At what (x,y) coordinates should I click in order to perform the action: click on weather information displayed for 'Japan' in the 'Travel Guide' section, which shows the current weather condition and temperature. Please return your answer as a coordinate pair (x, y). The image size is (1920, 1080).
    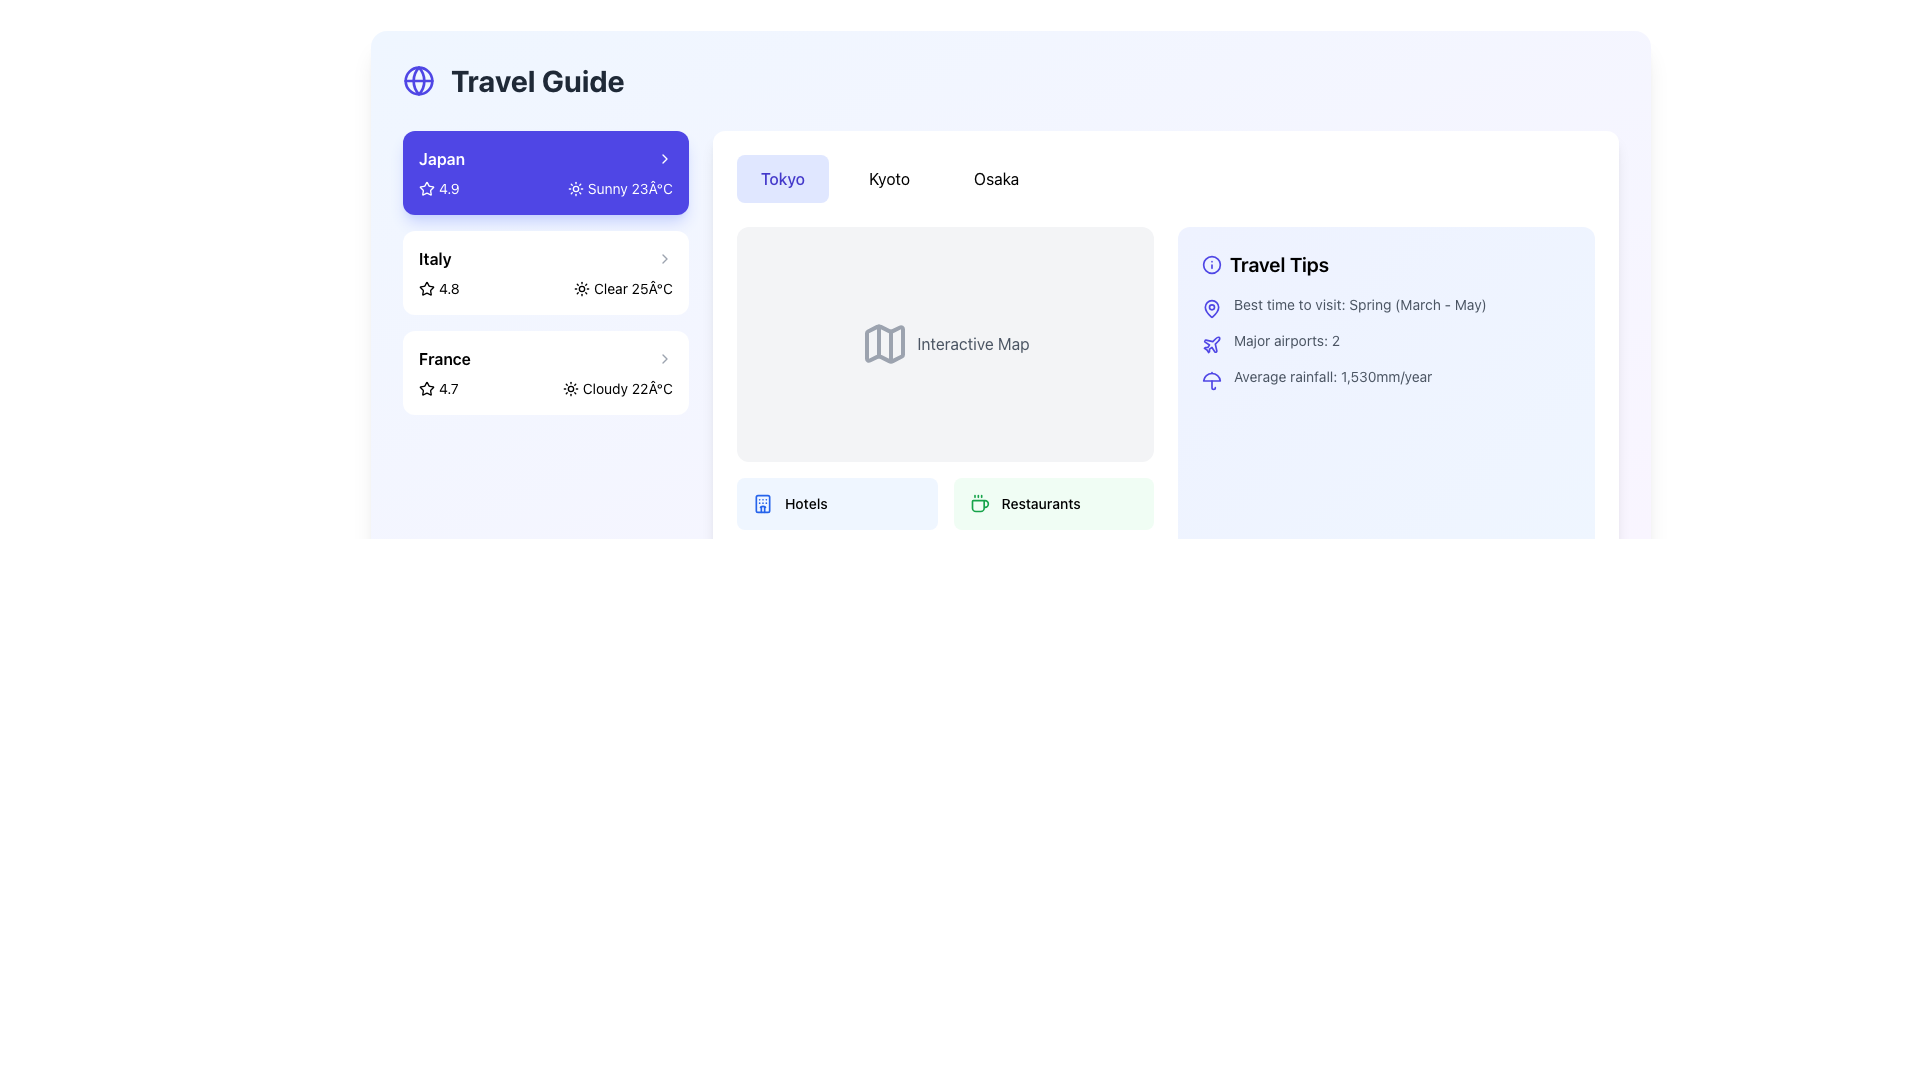
    Looking at the image, I should click on (619, 189).